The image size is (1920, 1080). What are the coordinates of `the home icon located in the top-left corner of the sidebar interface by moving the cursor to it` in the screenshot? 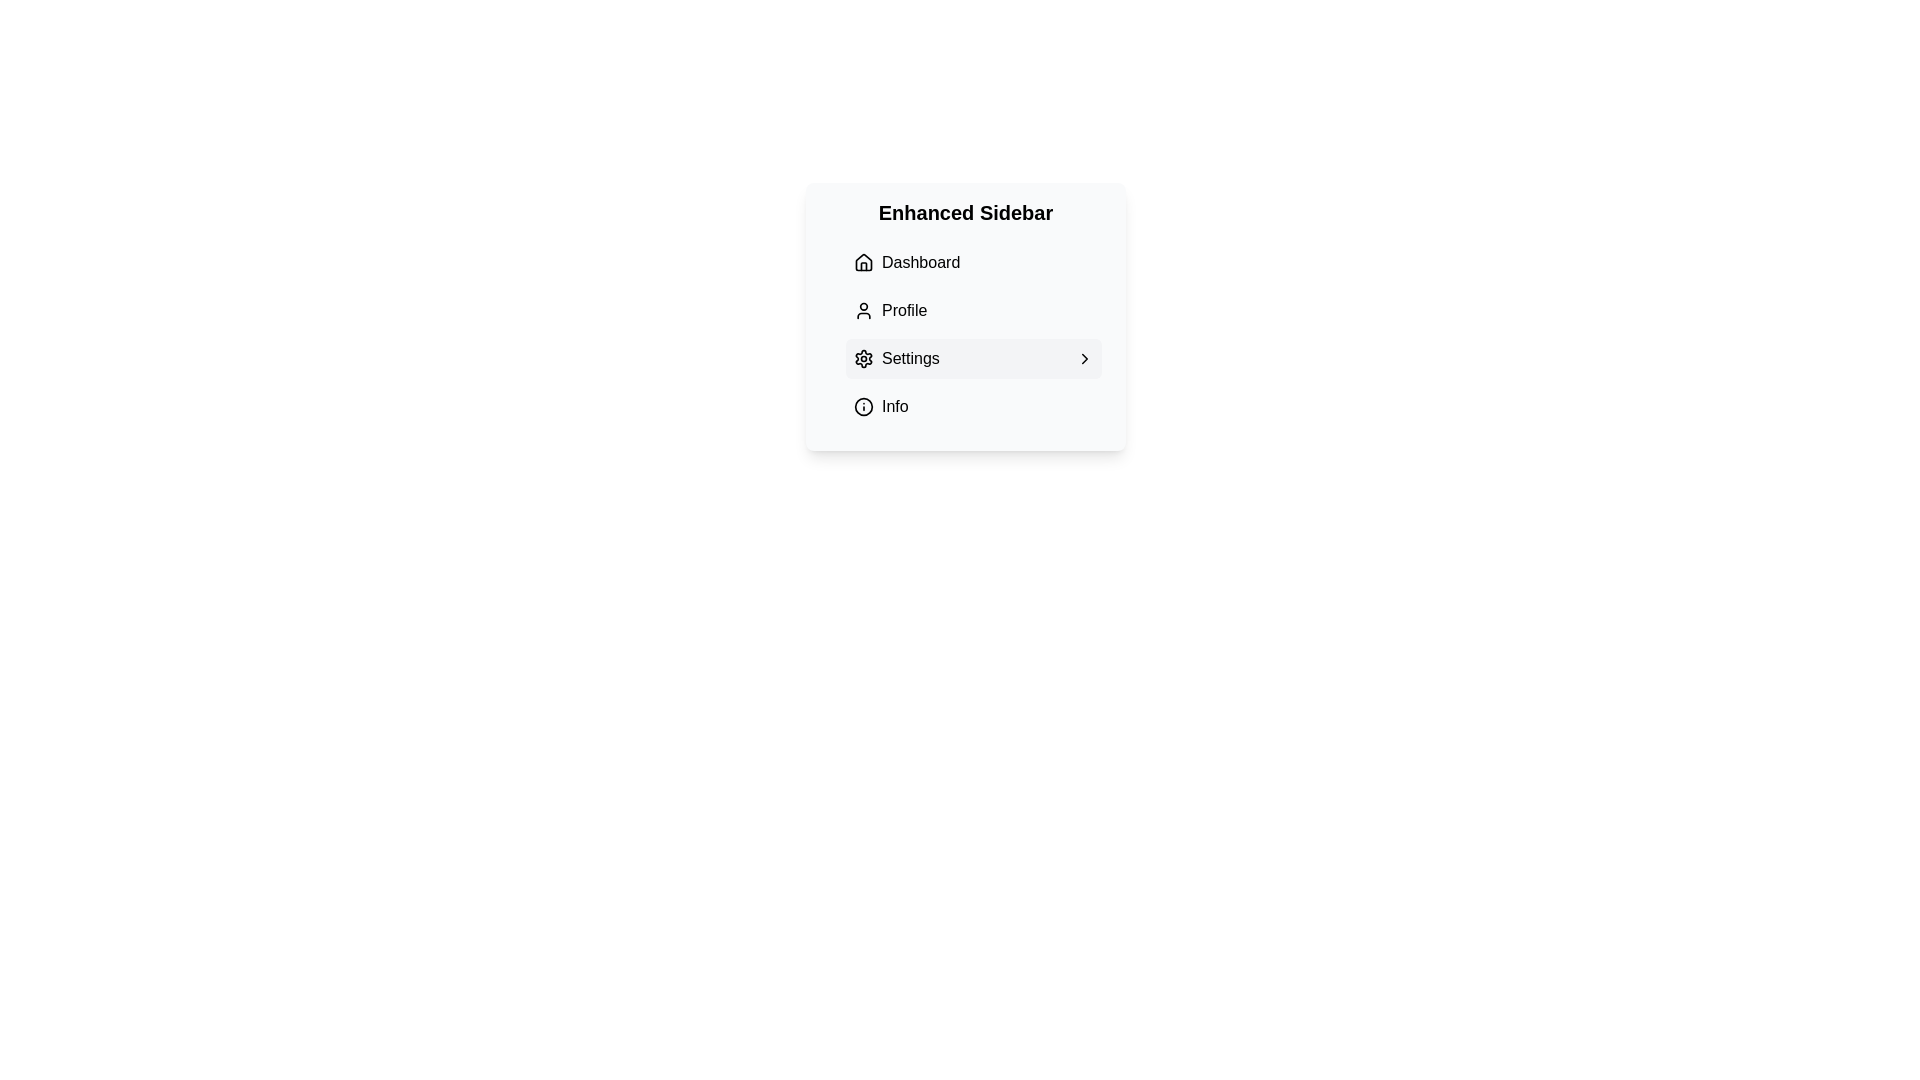 It's located at (864, 261).